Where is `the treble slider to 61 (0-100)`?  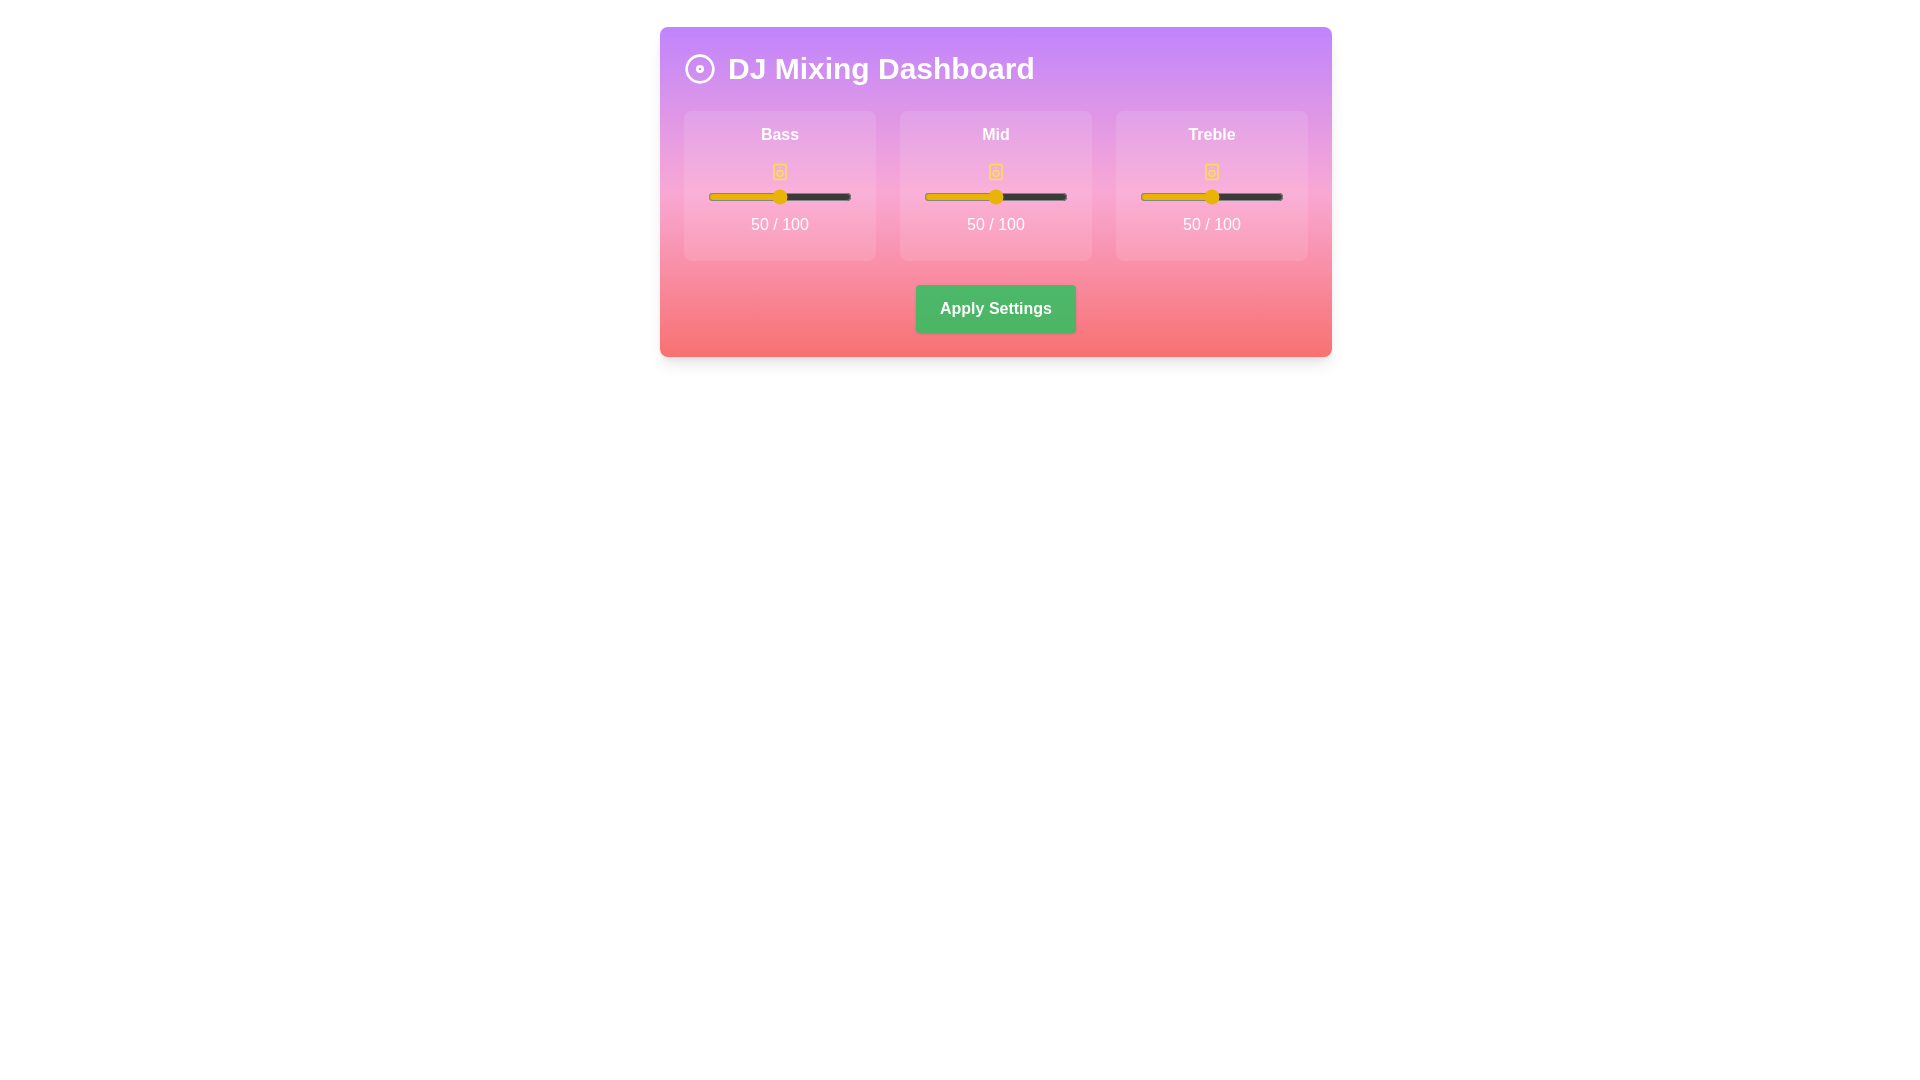
the treble slider to 61 (0-100) is located at coordinates (1226, 196).